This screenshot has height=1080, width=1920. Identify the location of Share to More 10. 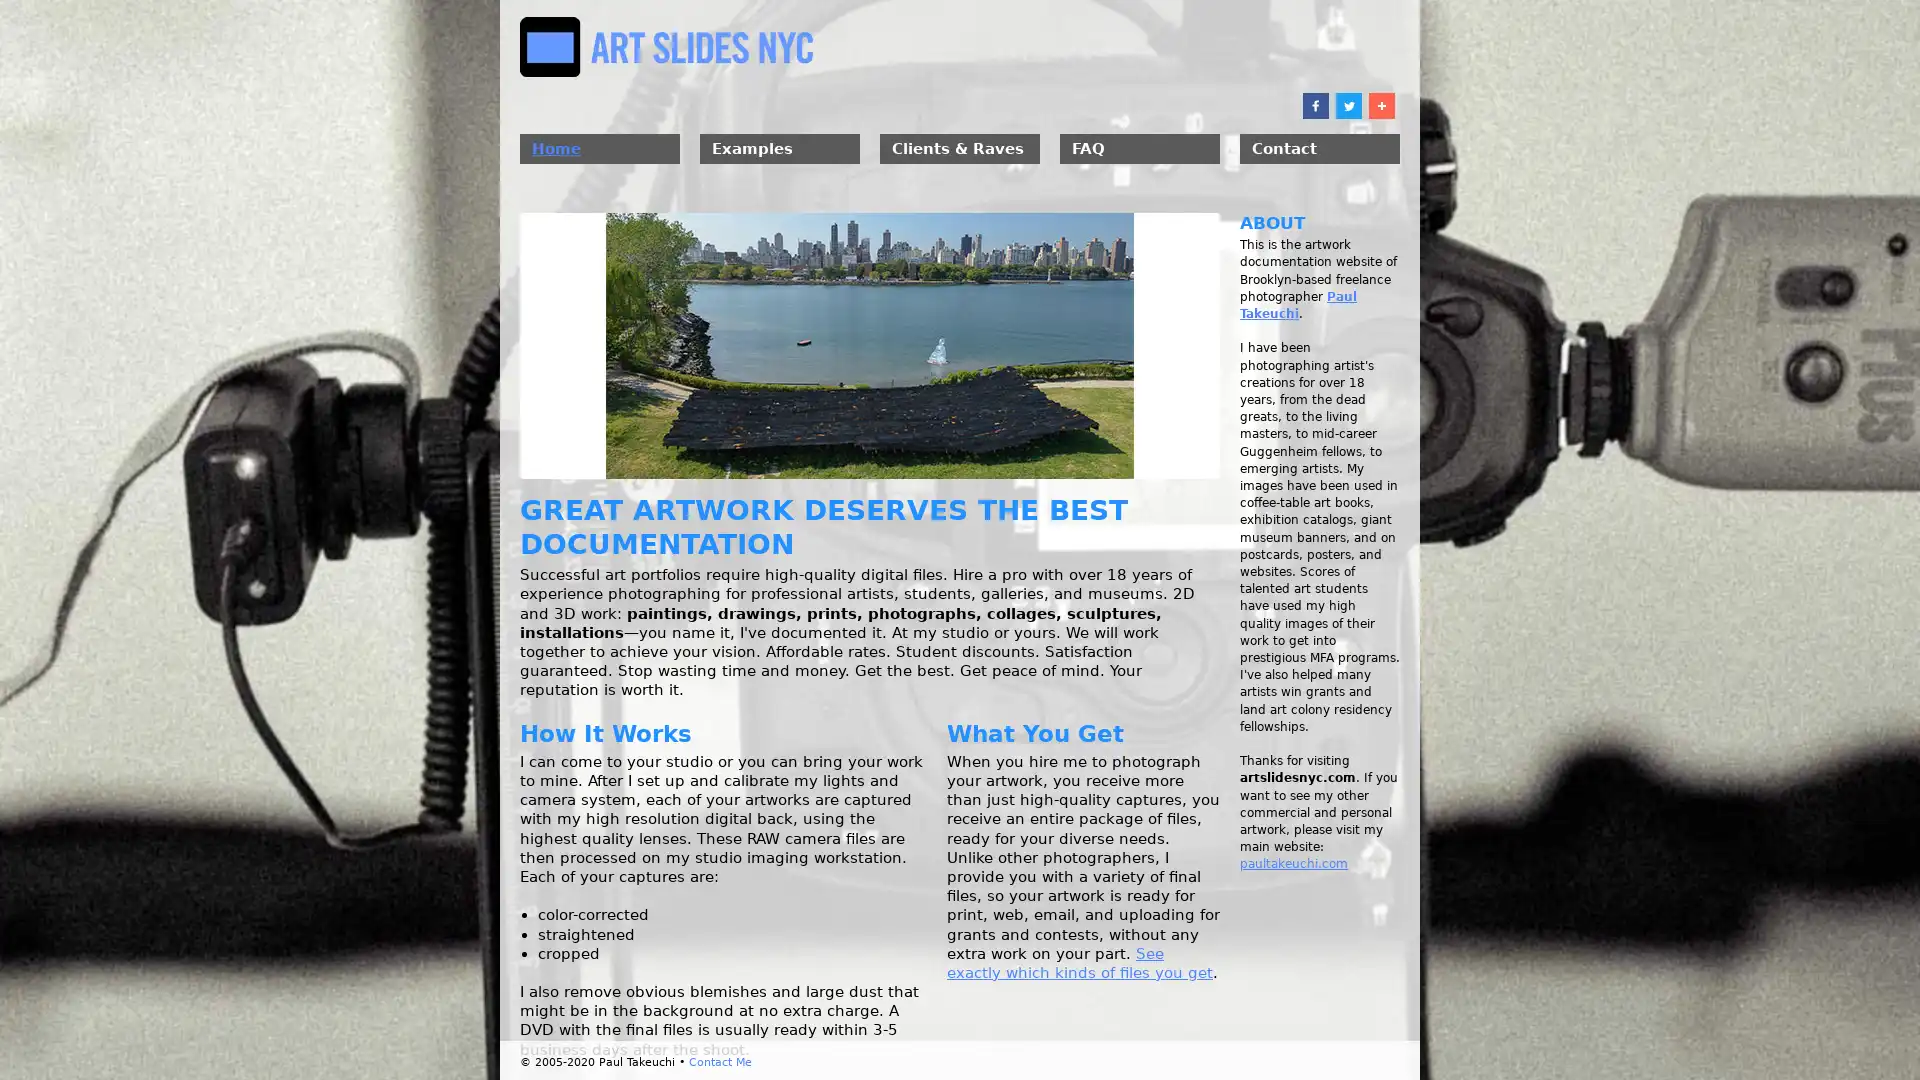
(1369, 104).